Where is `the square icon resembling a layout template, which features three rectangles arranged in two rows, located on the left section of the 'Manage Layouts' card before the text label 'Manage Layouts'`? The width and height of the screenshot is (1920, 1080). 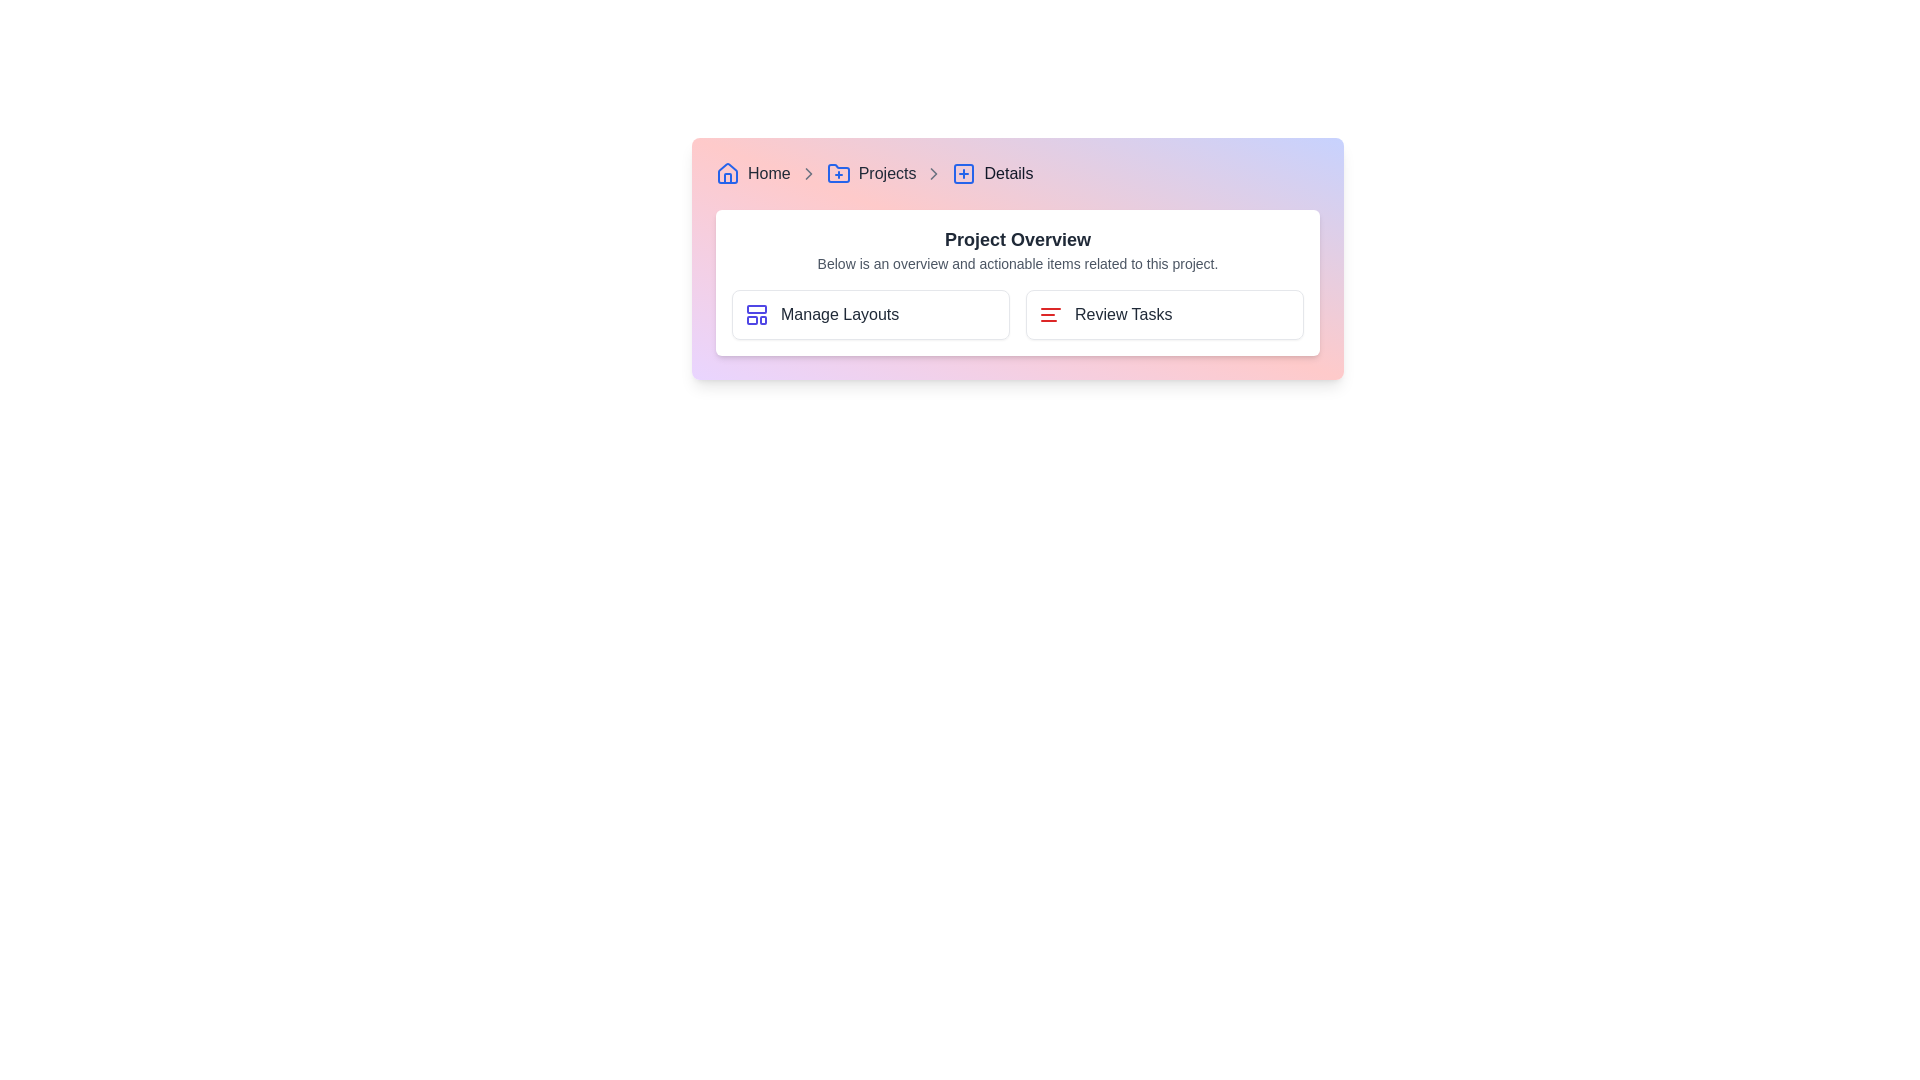
the square icon resembling a layout template, which features three rectangles arranged in two rows, located on the left section of the 'Manage Layouts' card before the text label 'Manage Layouts' is located at coordinates (756, 315).